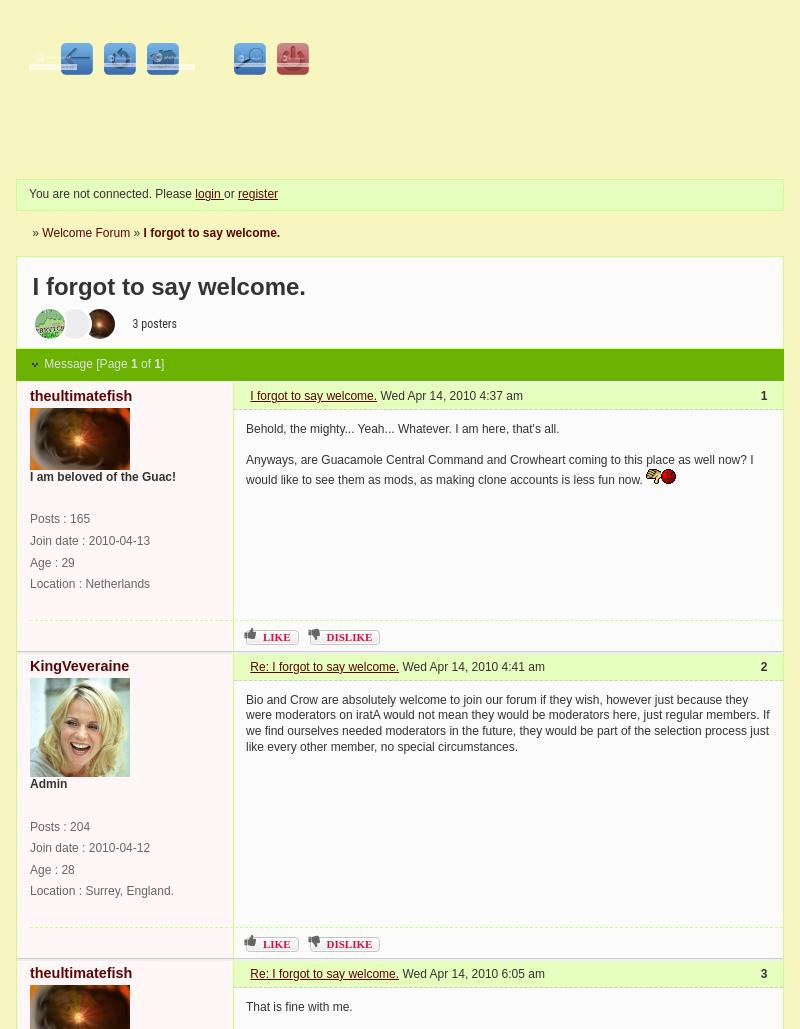 Image resolution: width=800 pixels, height=1029 pixels. I want to click on 'Wed Apr 14, 2010 4:37 am', so click(448, 394).